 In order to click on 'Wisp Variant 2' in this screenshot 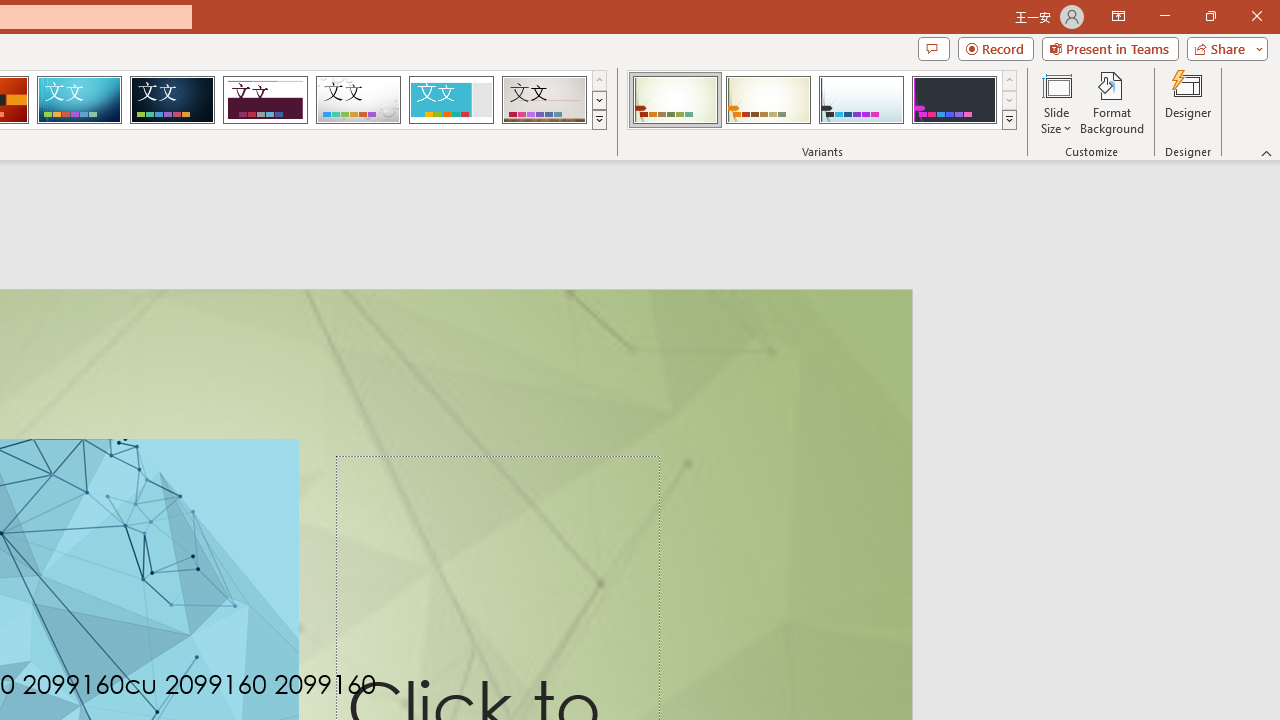, I will do `click(767, 100)`.